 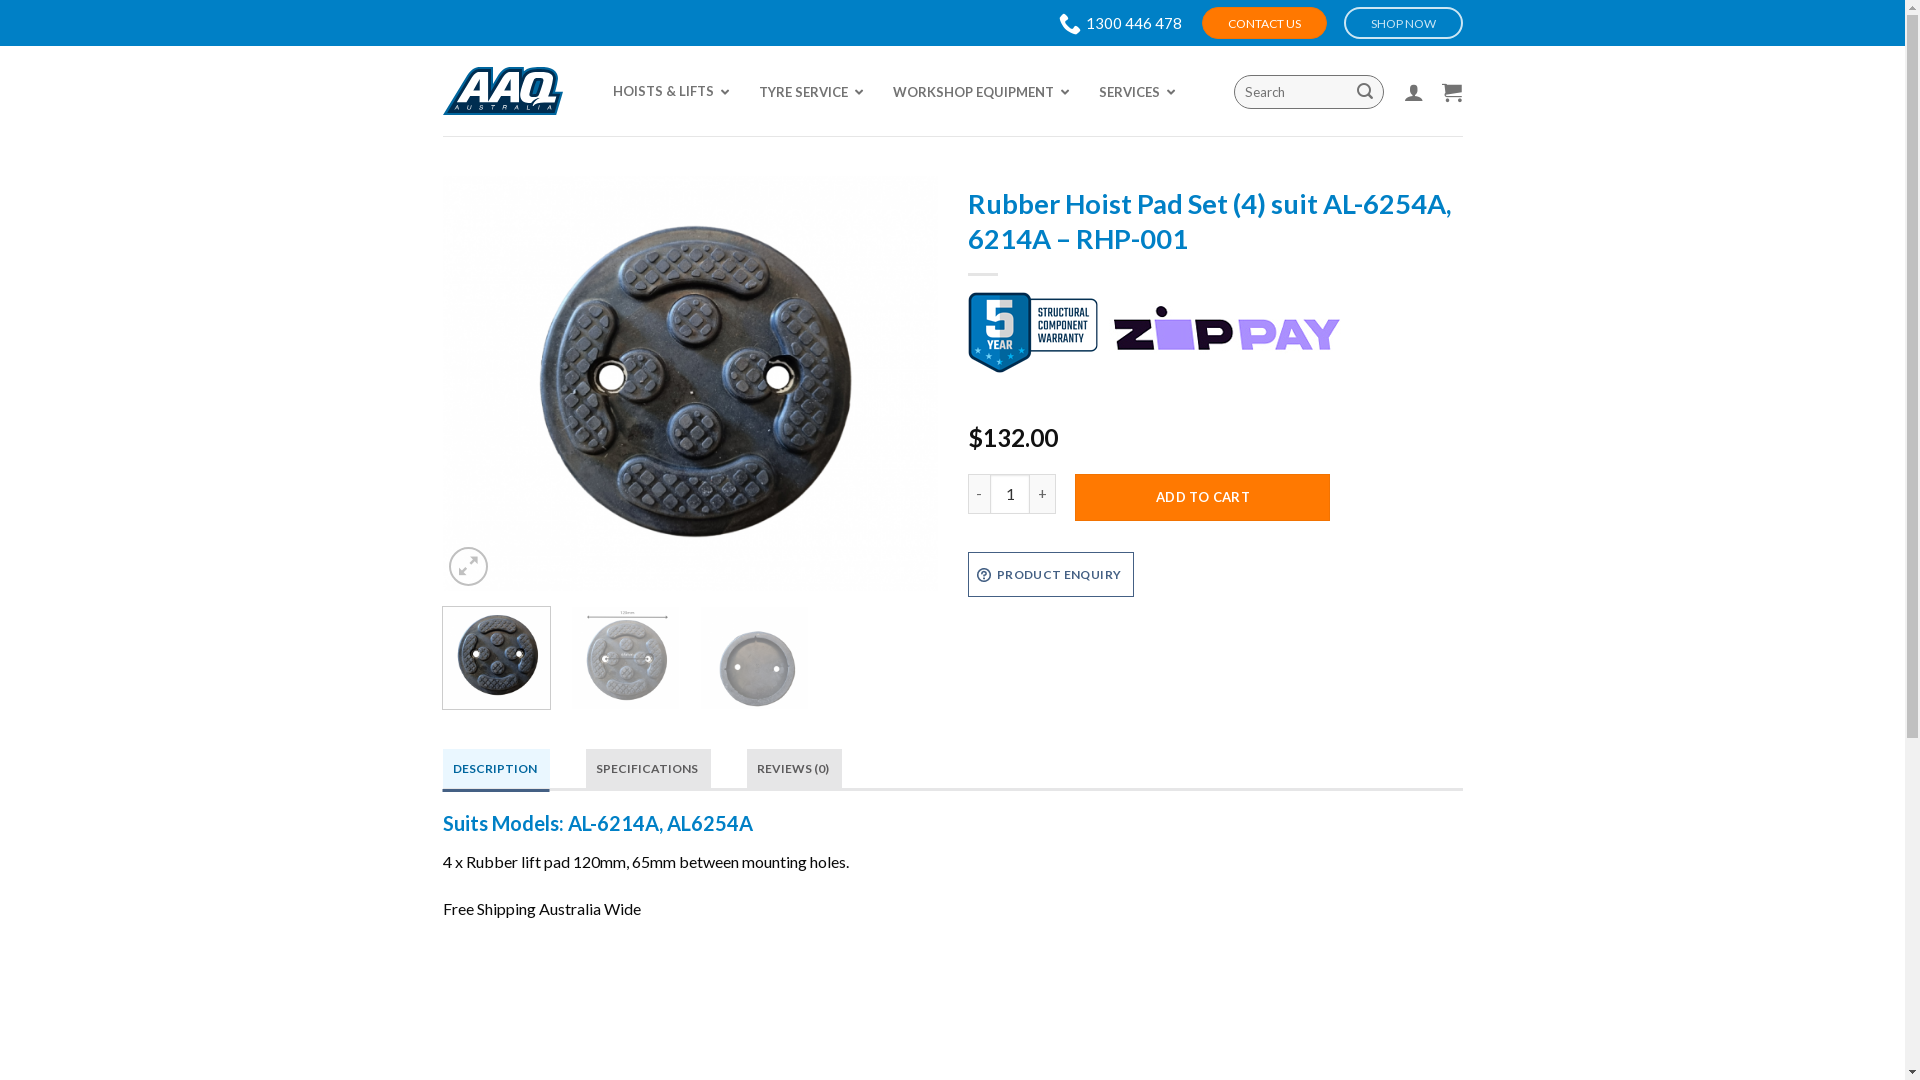 What do you see at coordinates (1120, 23) in the screenshot?
I see `'1300 446 478'` at bounding box center [1120, 23].